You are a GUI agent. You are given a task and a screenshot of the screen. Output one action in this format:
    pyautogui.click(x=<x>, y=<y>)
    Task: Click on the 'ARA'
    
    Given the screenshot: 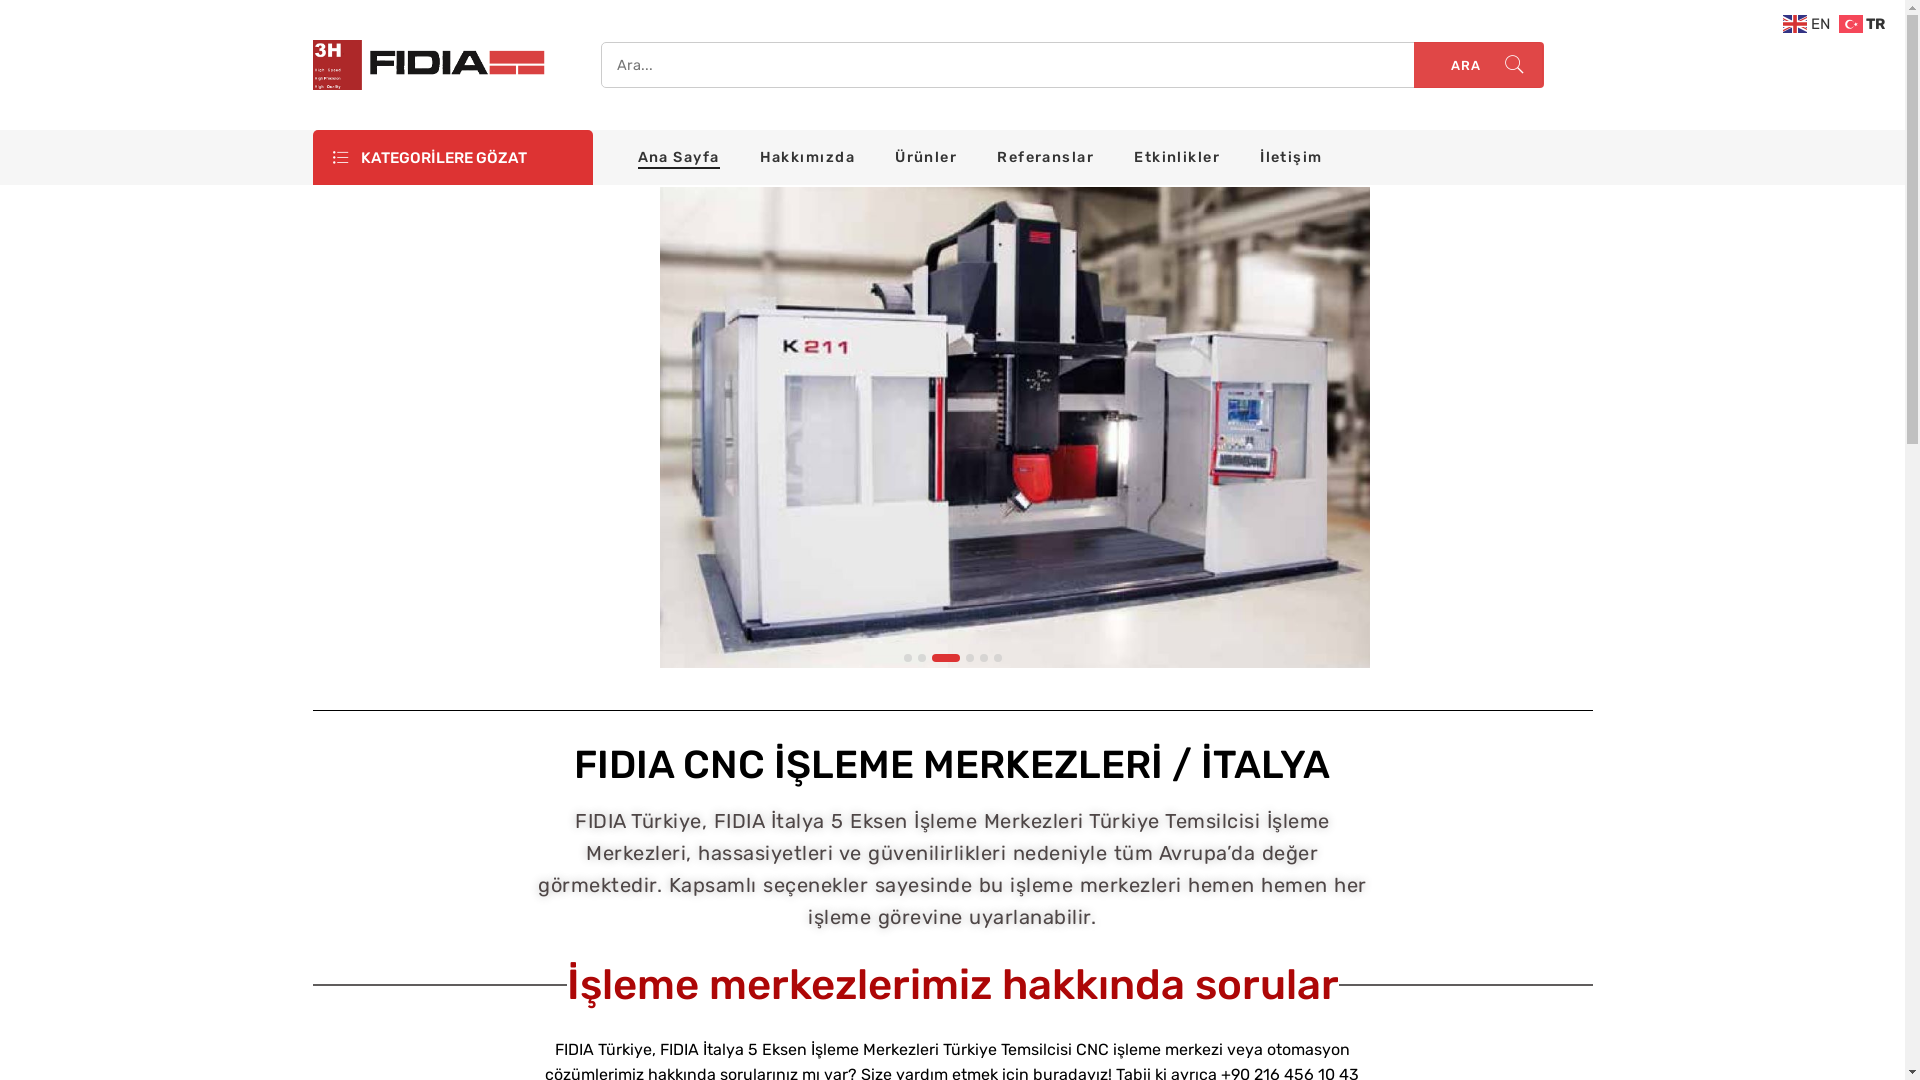 What is the action you would take?
    pyautogui.click(x=1478, y=64)
    